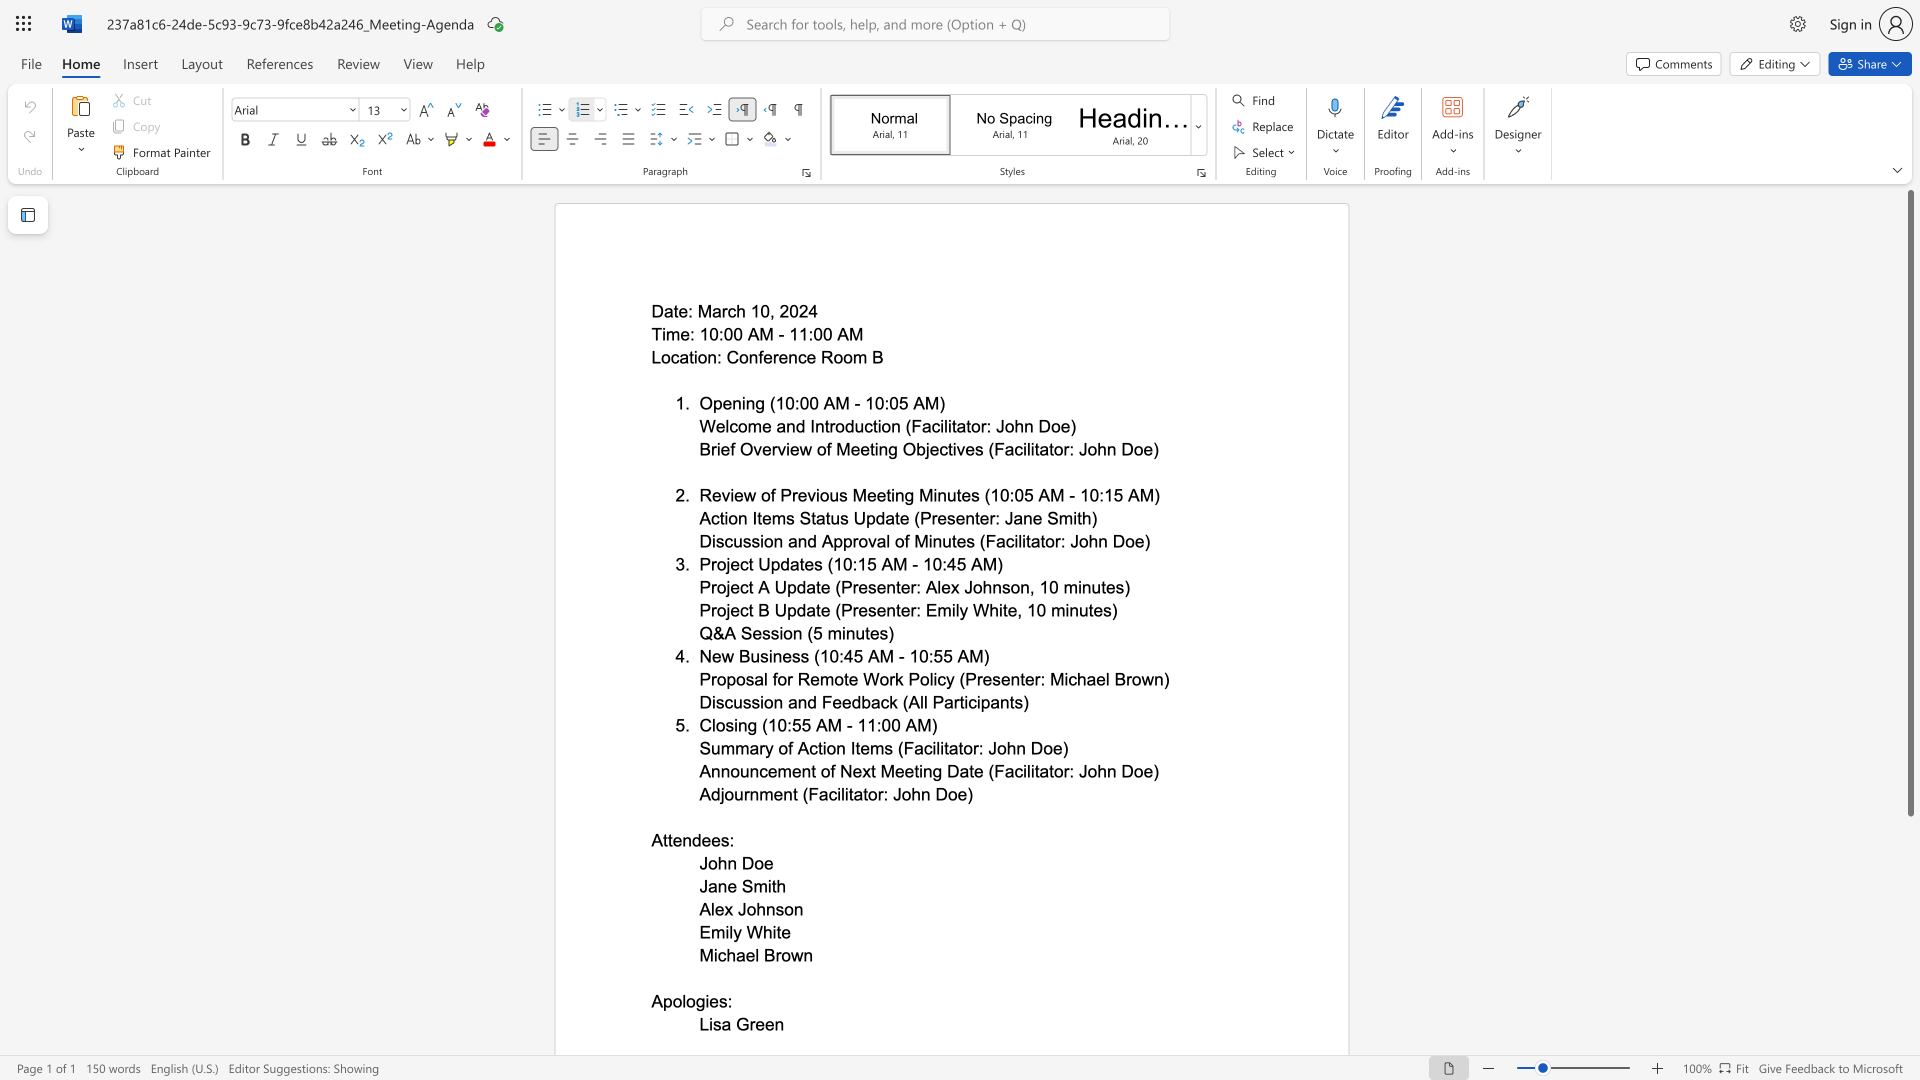 Image resolution: width=1920 pixels, height=1080 pixels. I want to click on the 1th character "P" in the text, so click(705, 586).